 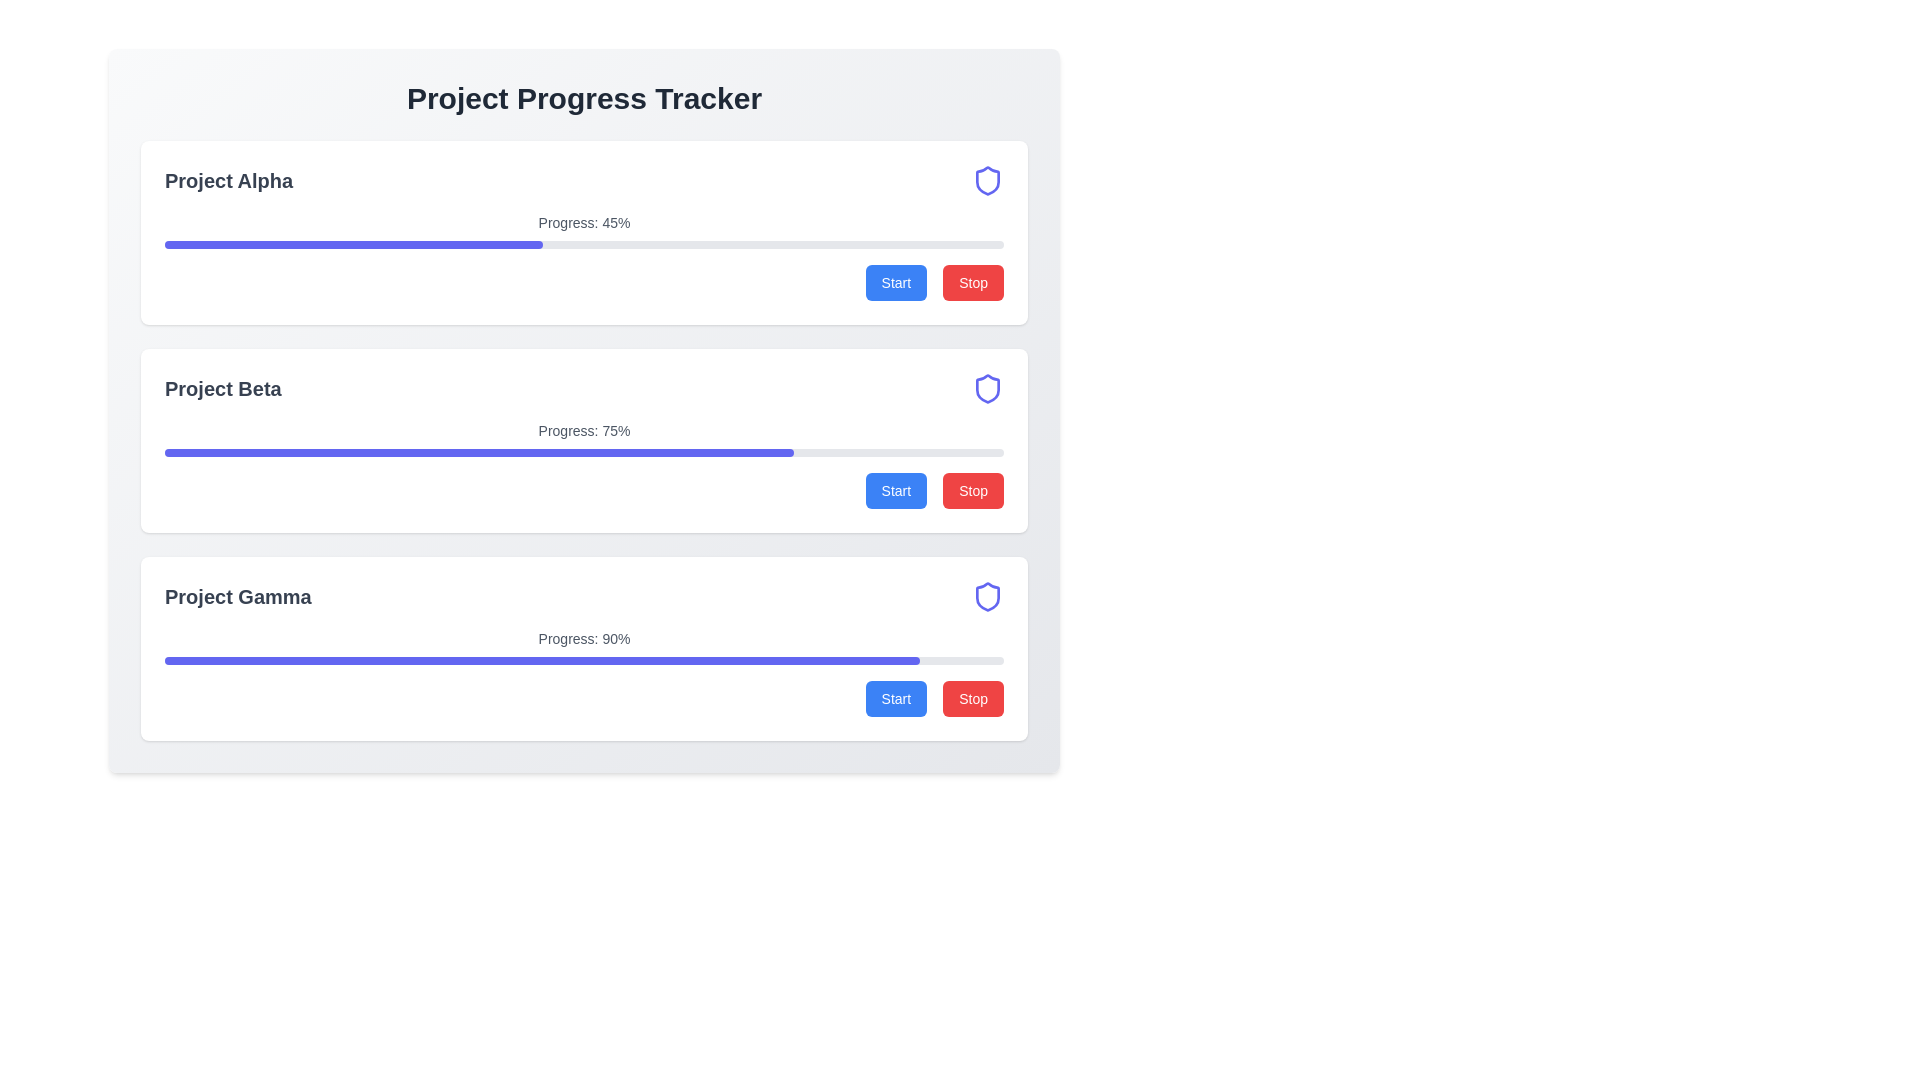 What do you see at coordinates (353, 244) in the screenshot?
I see `the progress level of the indigo progress bar segment in the 'Project Alpha' section located in the top progress display area` at bounding box center [353, 244].